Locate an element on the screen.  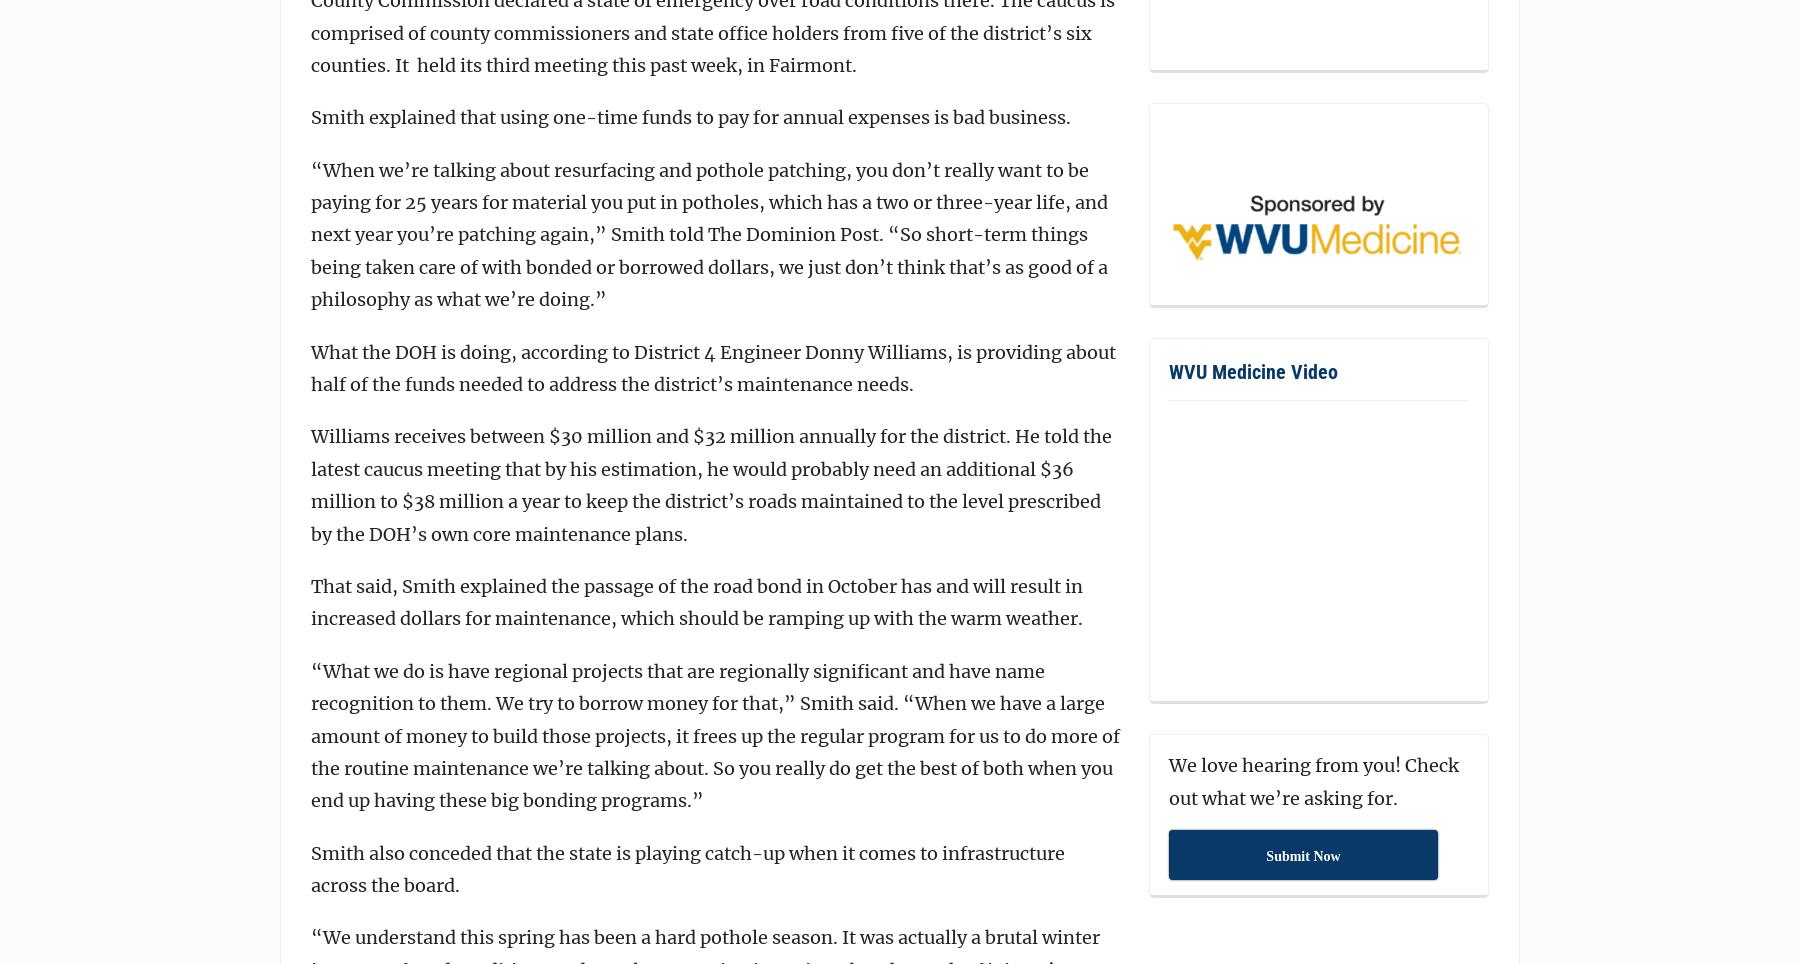
'Smith also conceded that the state is playing catch-up when it comes to infrastructure across the board.' is located at coordinates (310, 869).